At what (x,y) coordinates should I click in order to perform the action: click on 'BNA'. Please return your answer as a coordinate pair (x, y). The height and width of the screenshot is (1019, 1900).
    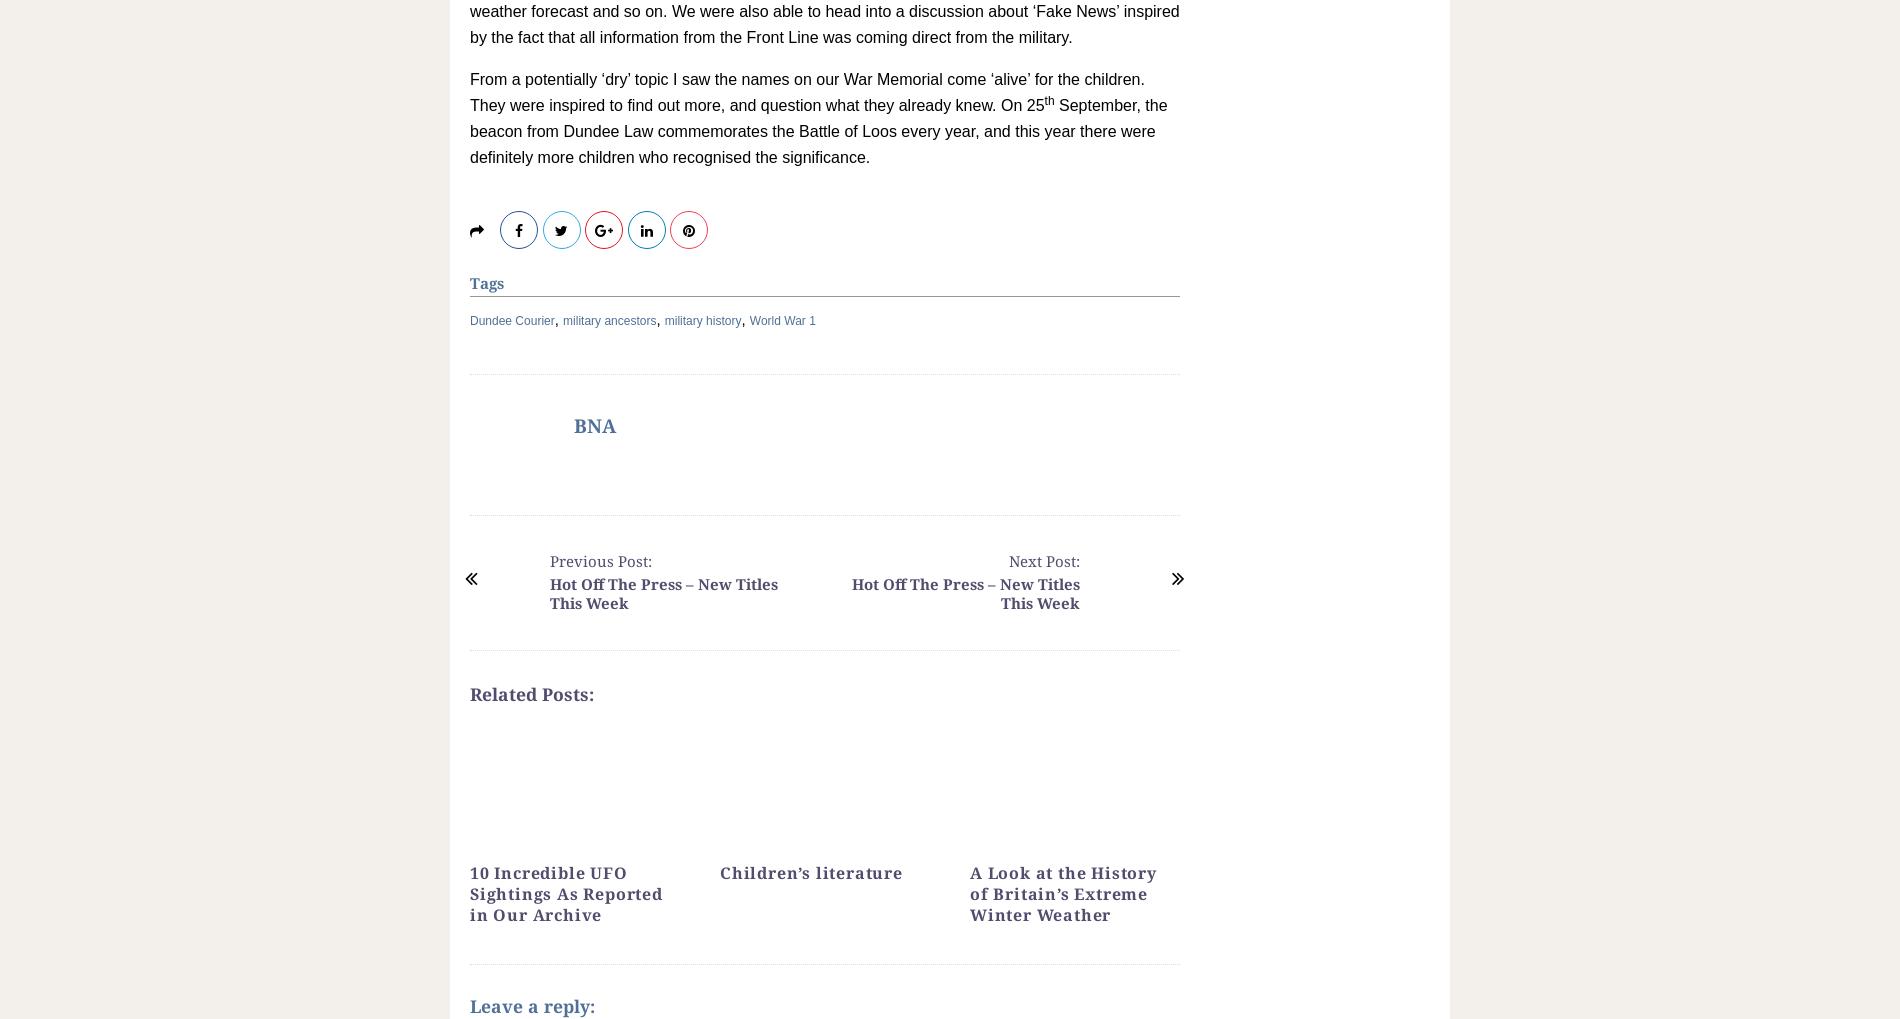
    Looking at the image, I should click on (595, 426).